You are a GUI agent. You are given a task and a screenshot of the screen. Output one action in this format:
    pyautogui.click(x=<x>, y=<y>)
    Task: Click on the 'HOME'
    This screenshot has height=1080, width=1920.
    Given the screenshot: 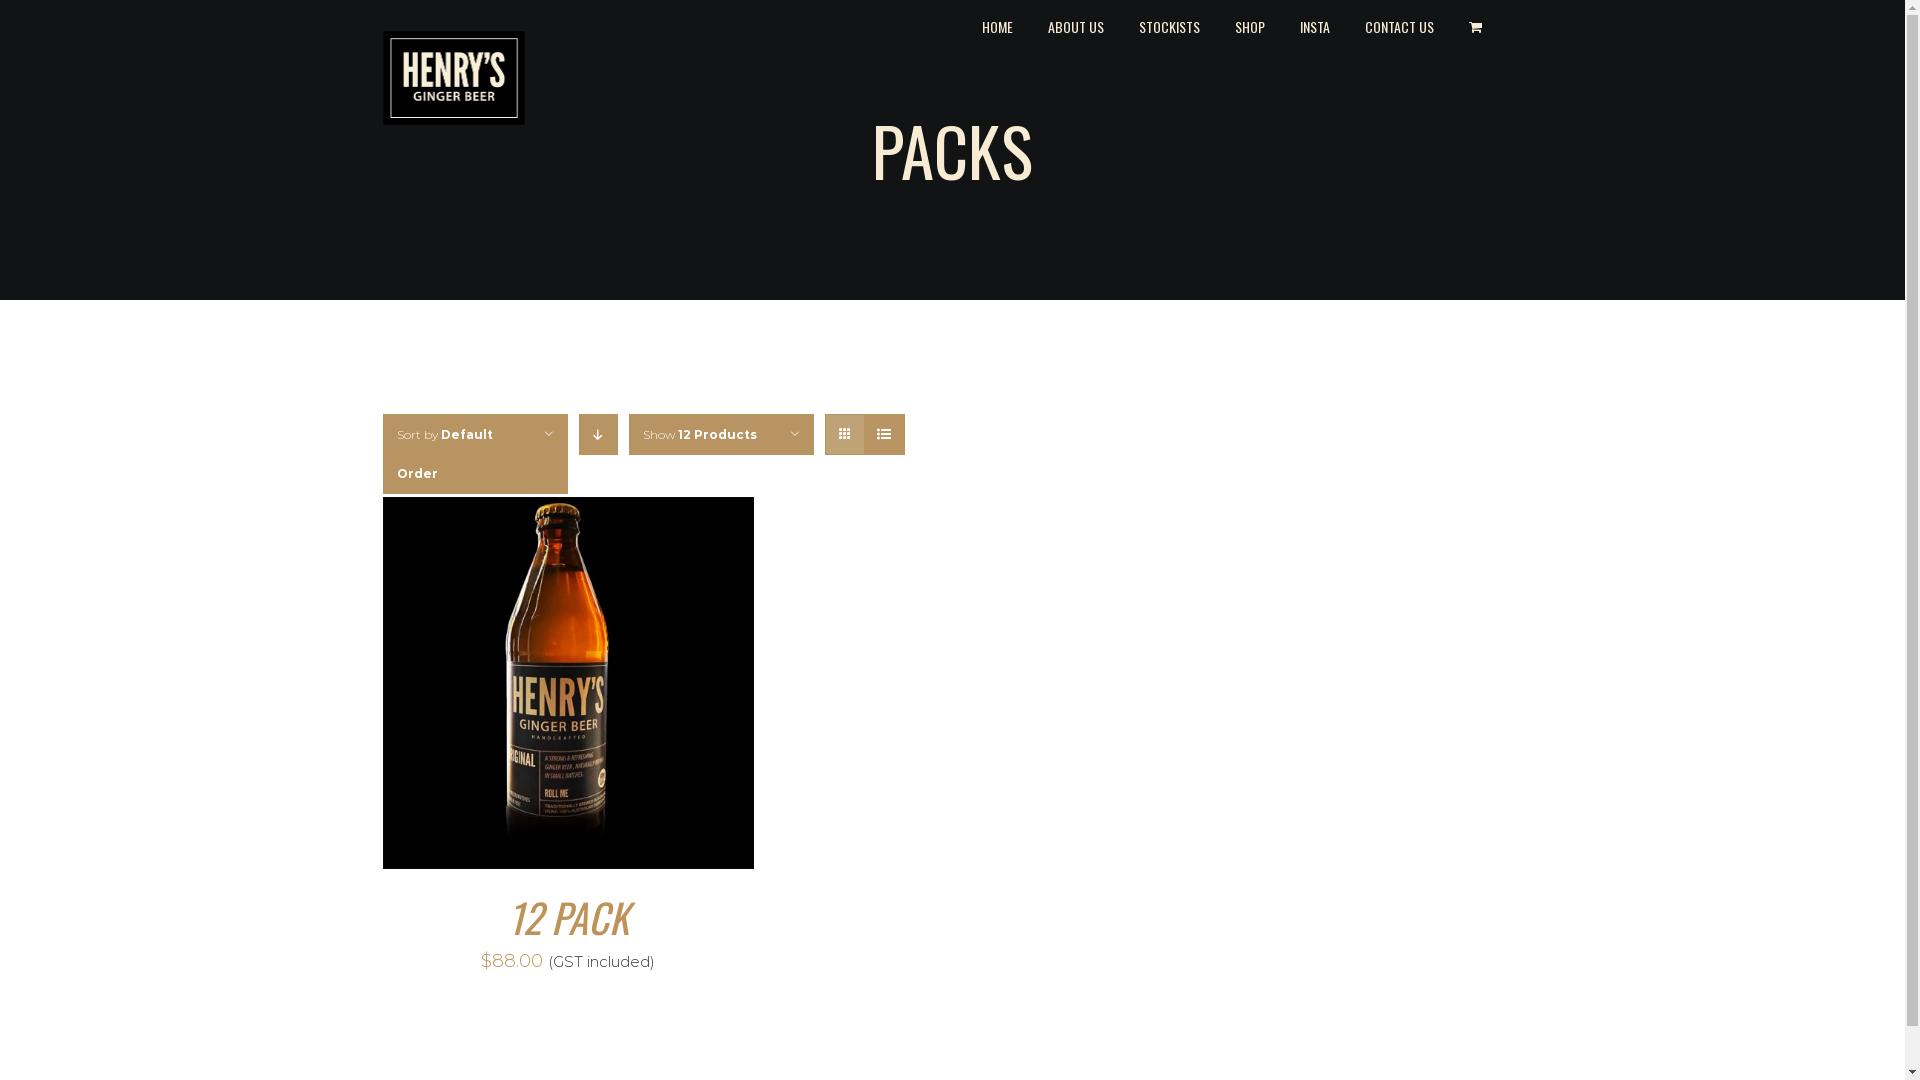 What is the action you would take?
    pyautogui.click(x=997, y=24)
    